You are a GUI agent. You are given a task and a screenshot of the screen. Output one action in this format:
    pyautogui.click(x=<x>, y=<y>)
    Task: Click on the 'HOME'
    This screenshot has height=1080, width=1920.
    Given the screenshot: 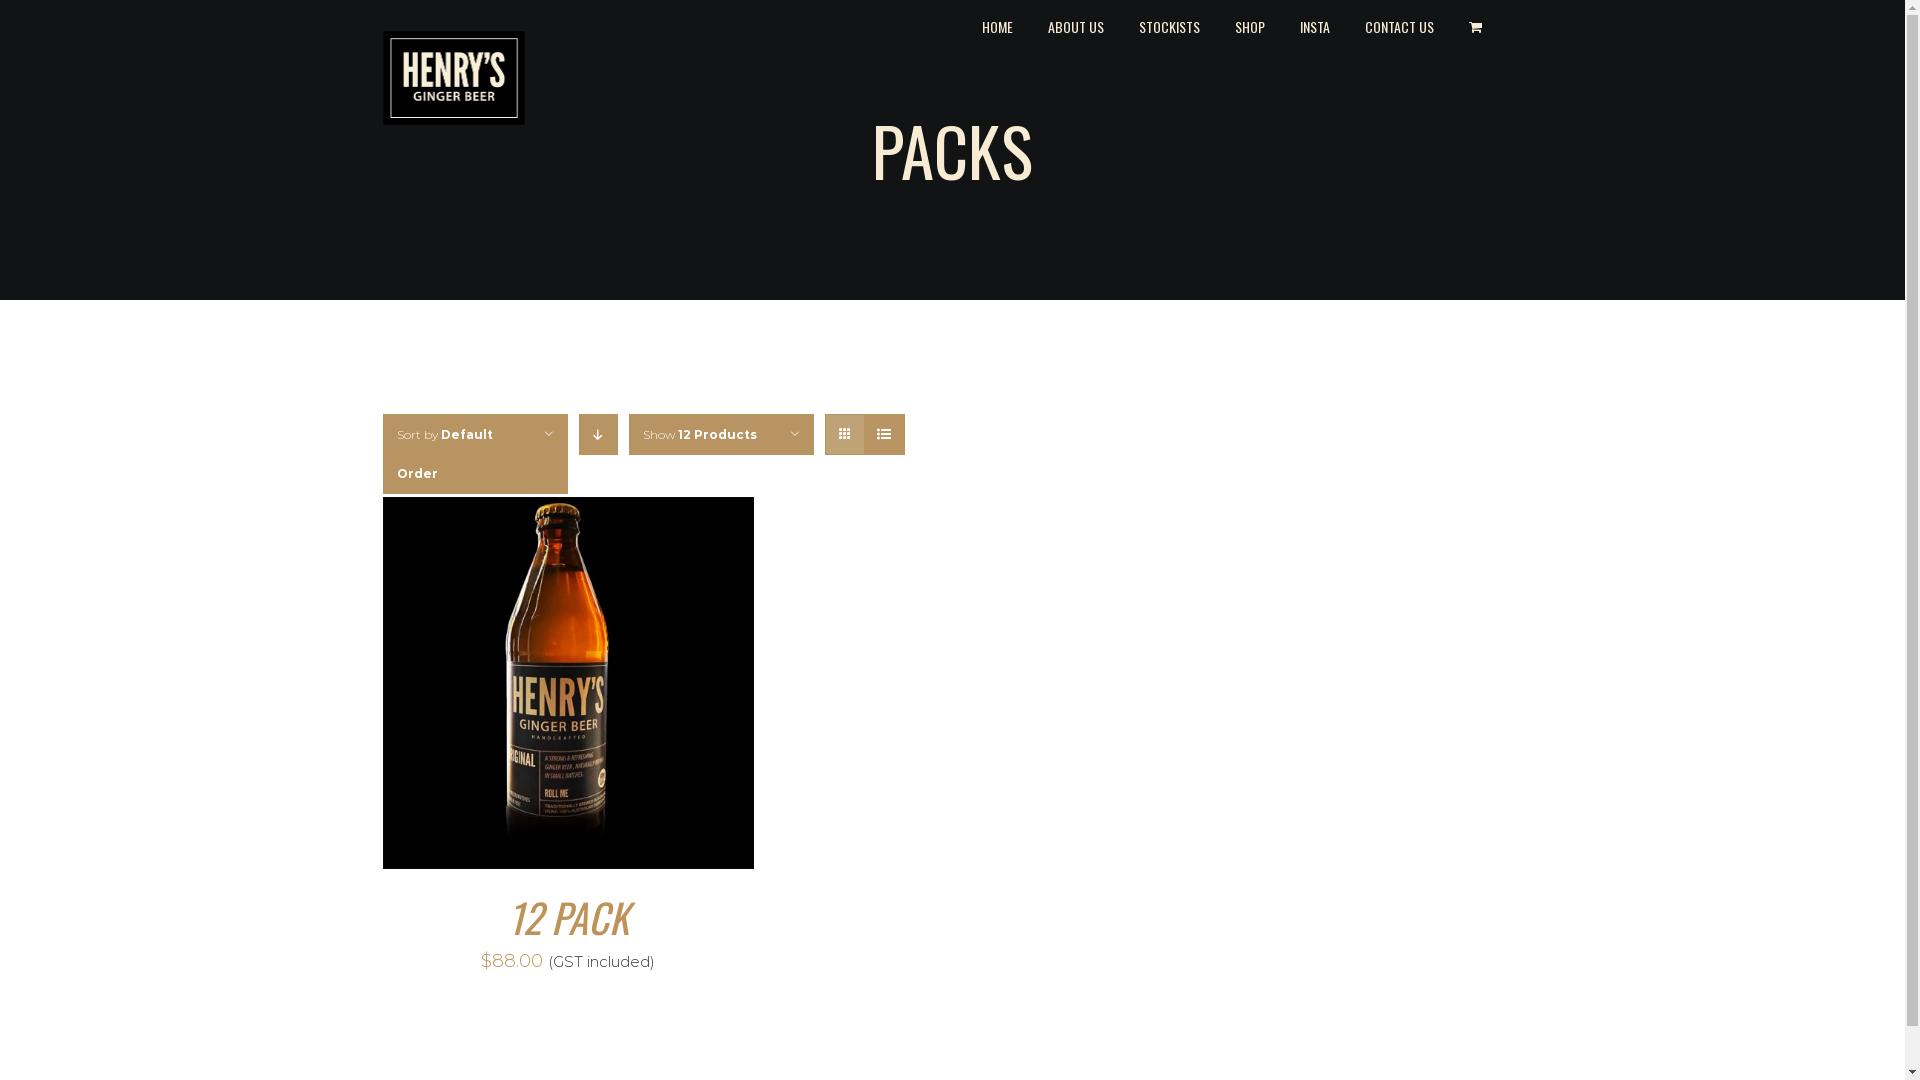 What is the action you would take?
    pyautogui.click(x=997, y=24)
    